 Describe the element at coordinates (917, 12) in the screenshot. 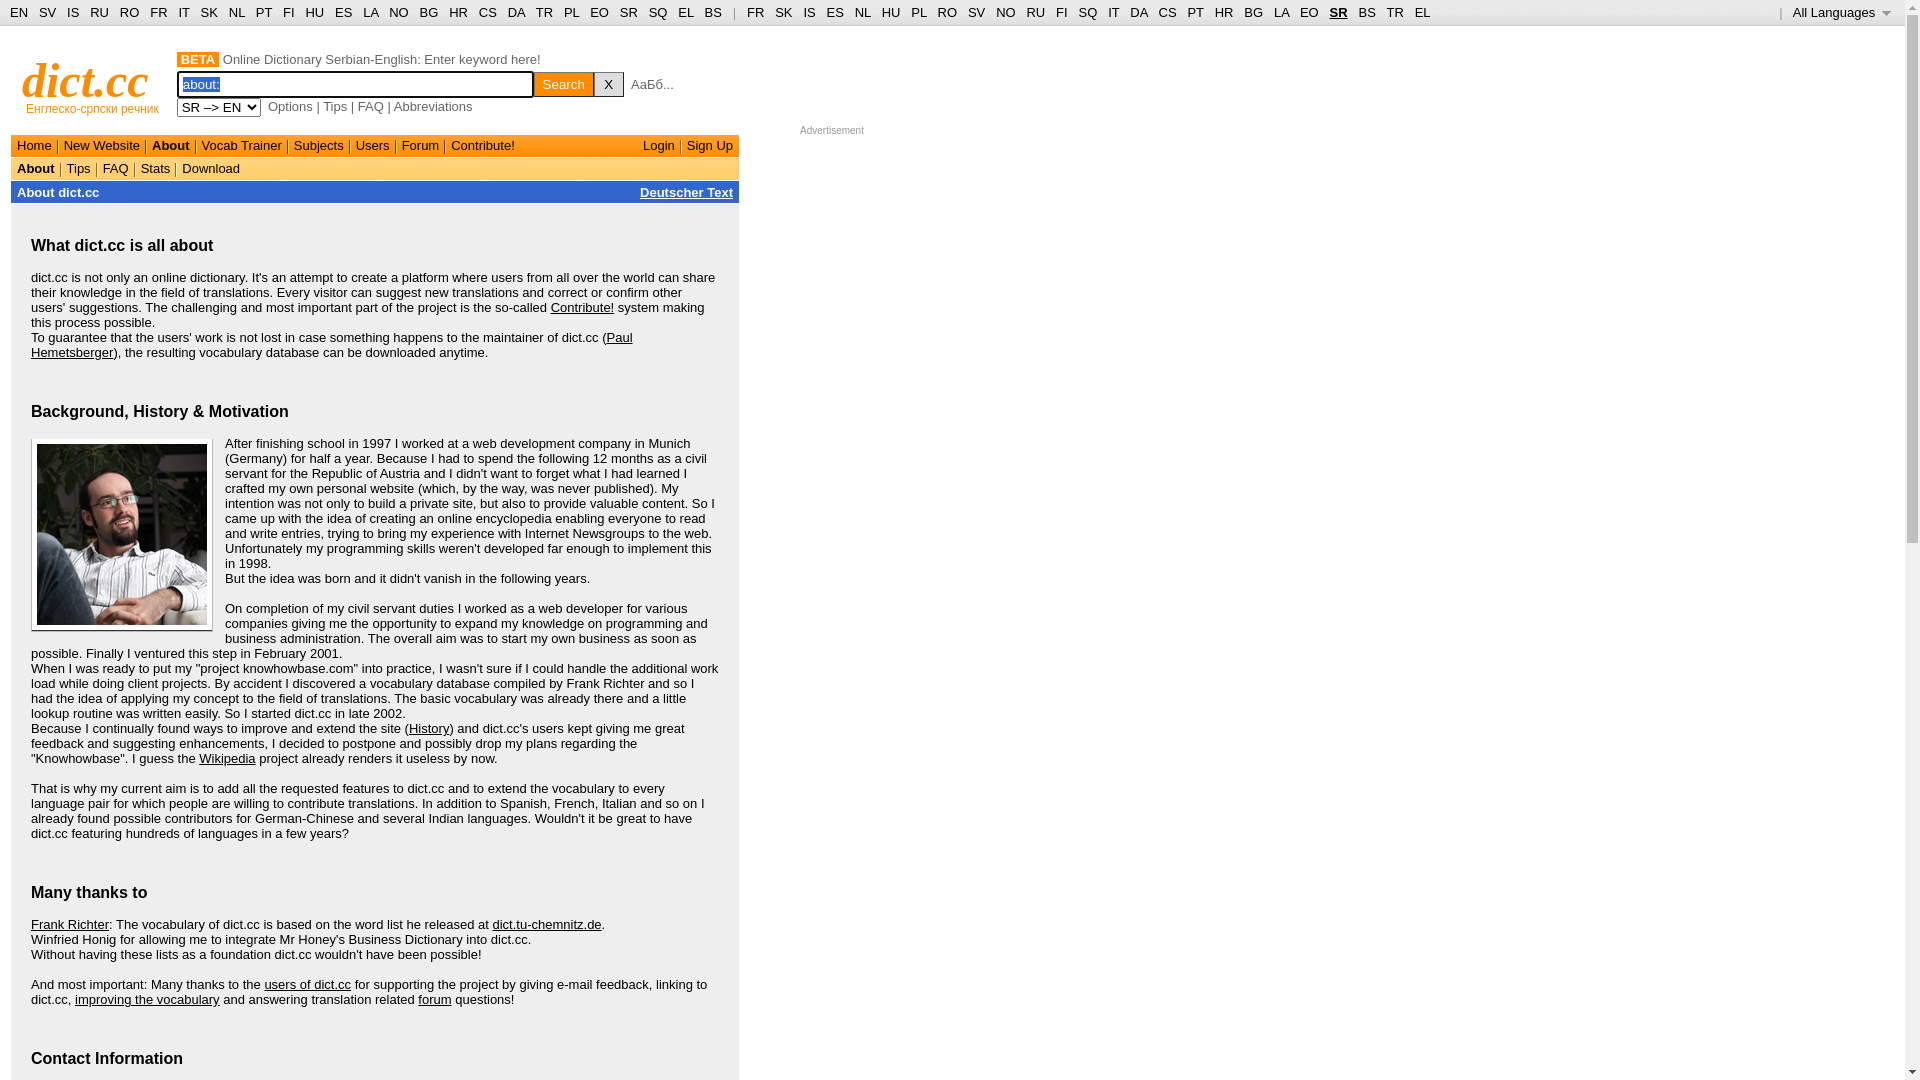

I see `'PL'` at that location.